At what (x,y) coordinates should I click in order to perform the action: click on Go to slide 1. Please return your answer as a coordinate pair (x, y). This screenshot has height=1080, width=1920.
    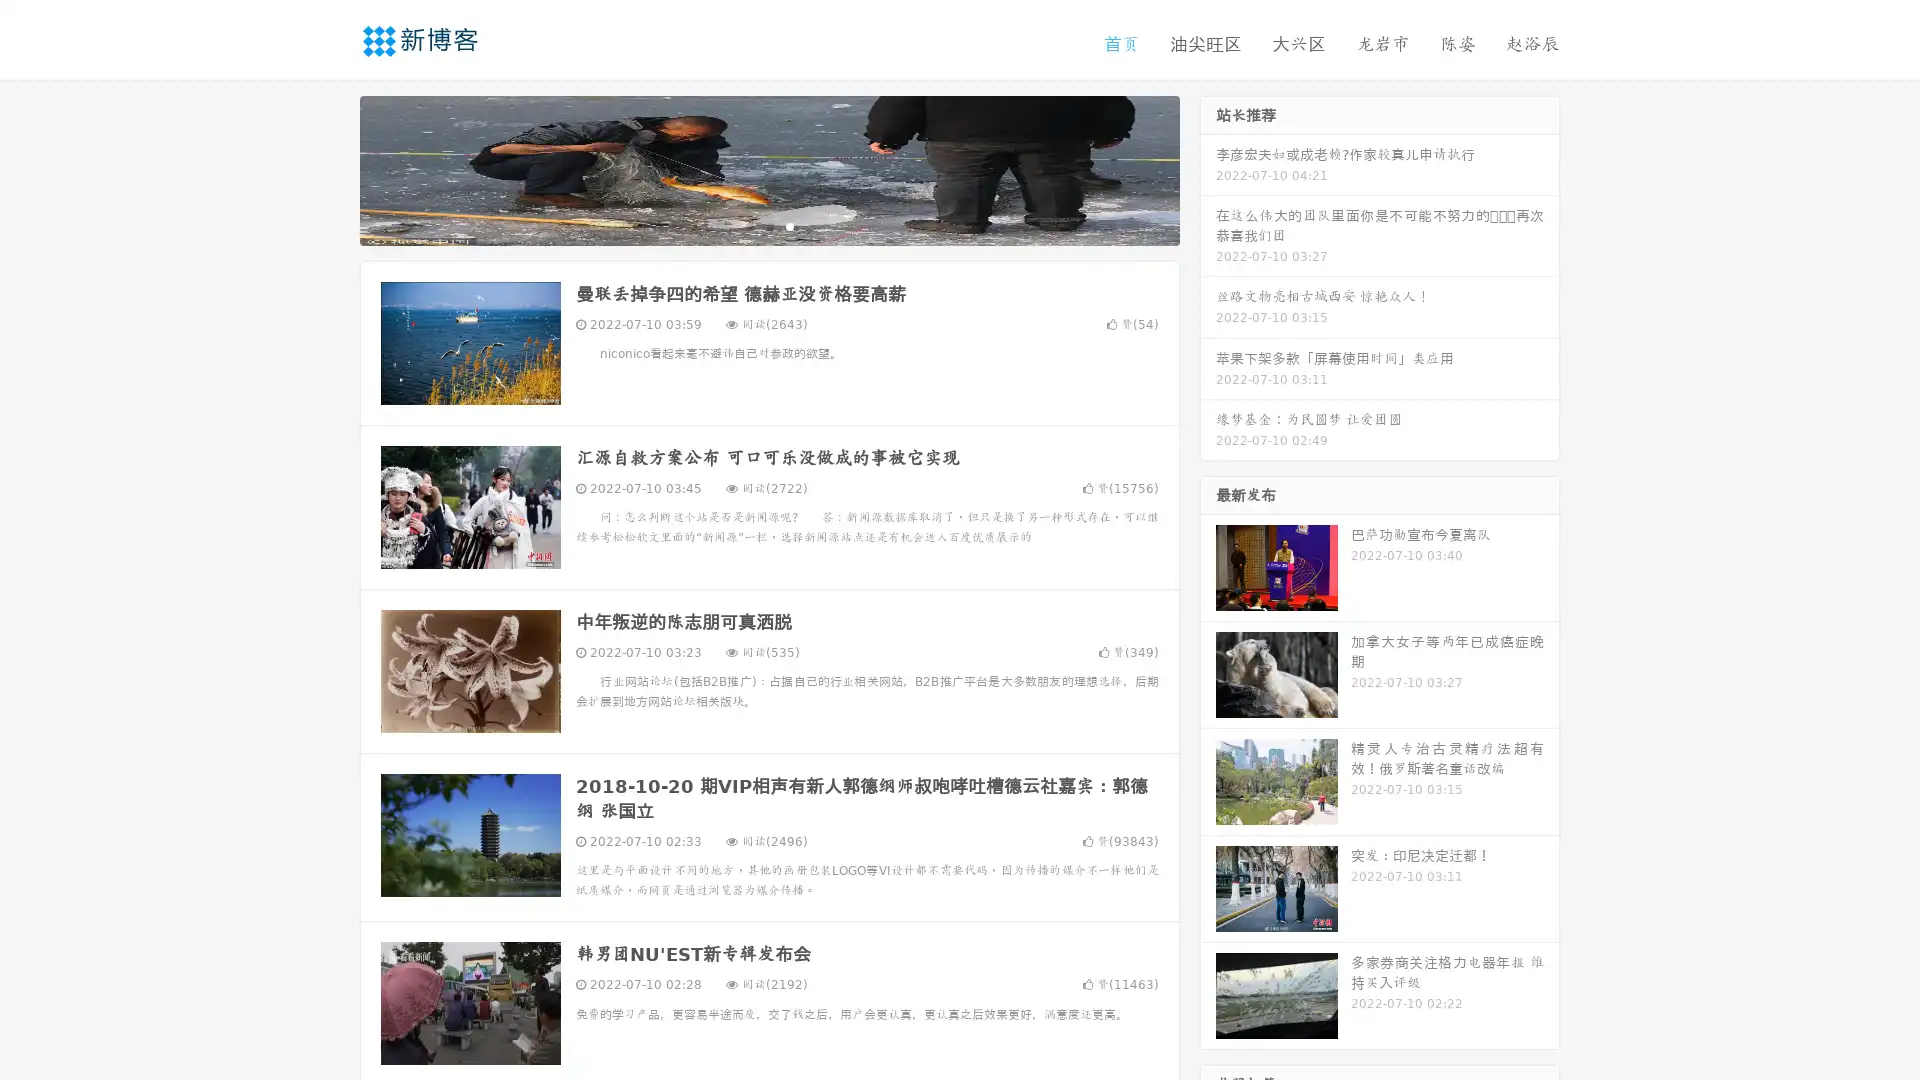
    Looking at the image, I should click on (748, 225).